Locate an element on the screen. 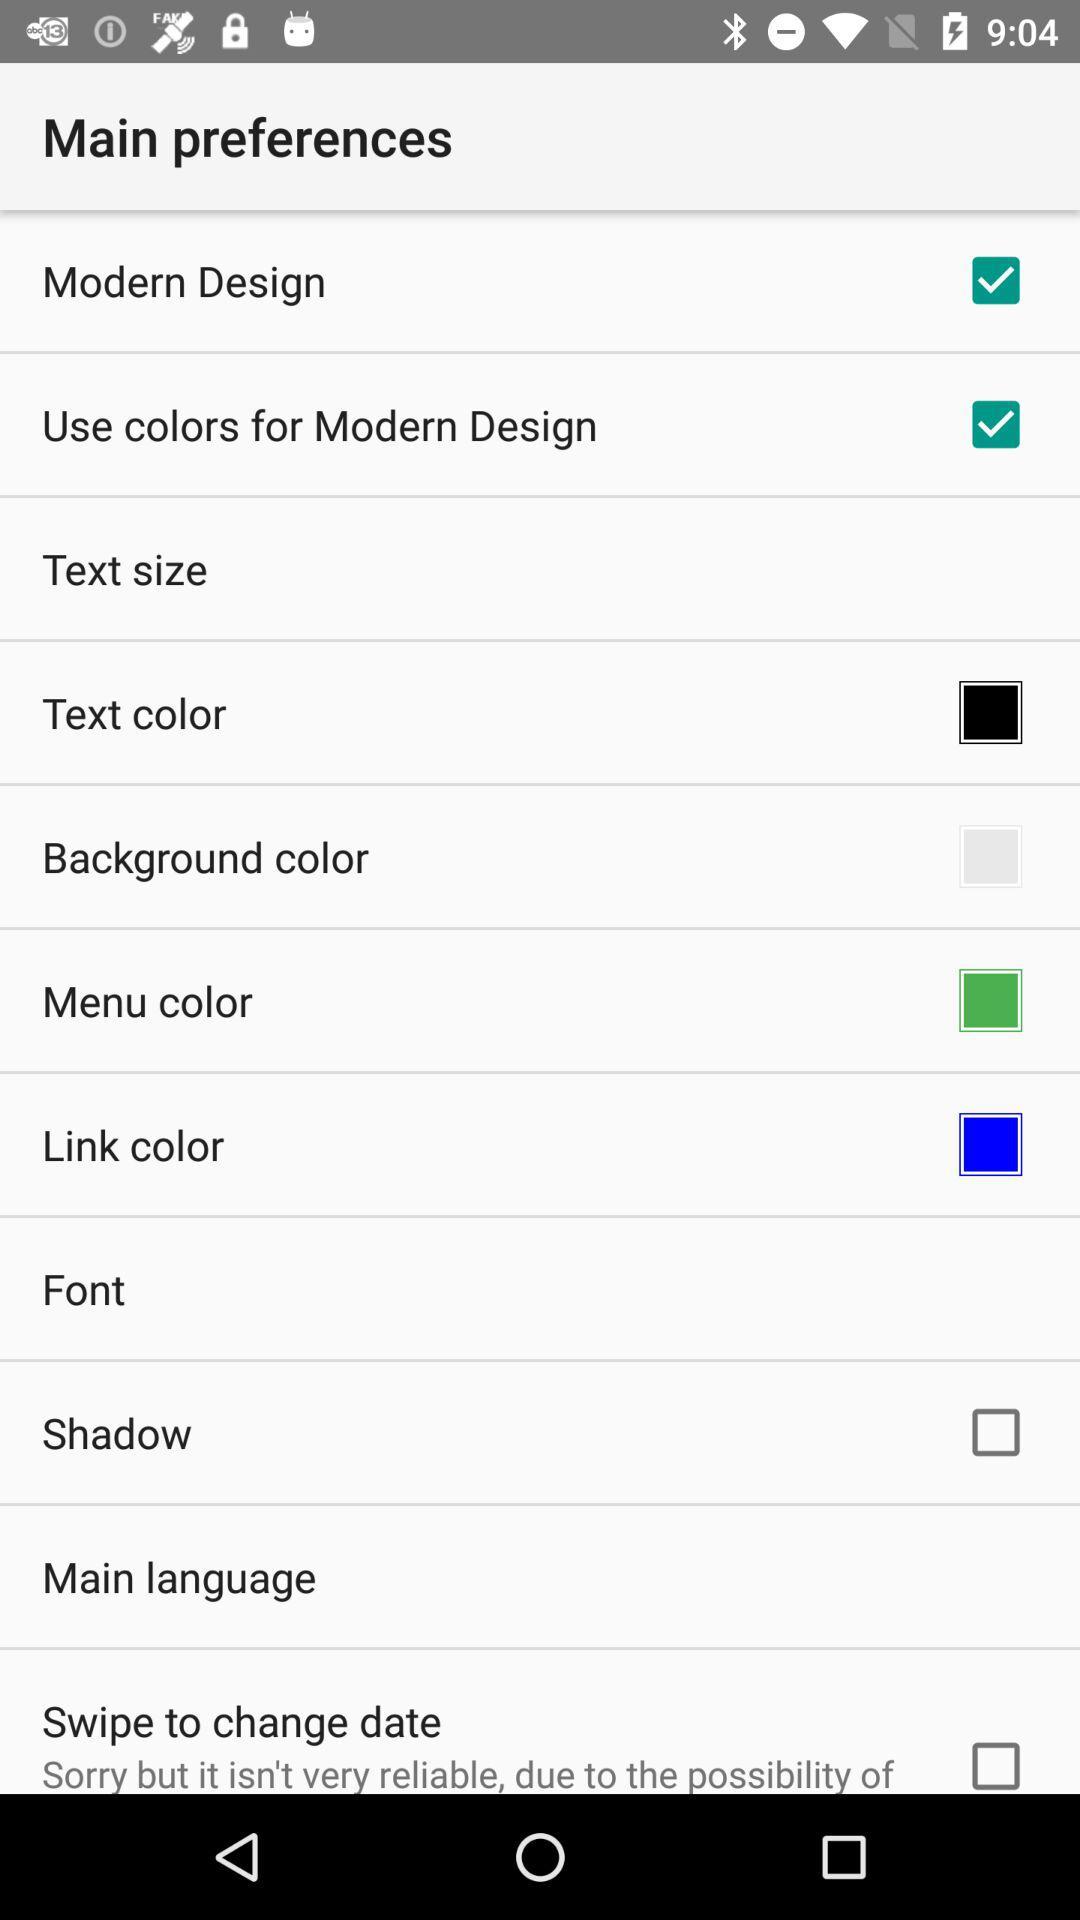 This screenshot has width=1080, height=1920. app below text size app is located at coordinates (134, 712).